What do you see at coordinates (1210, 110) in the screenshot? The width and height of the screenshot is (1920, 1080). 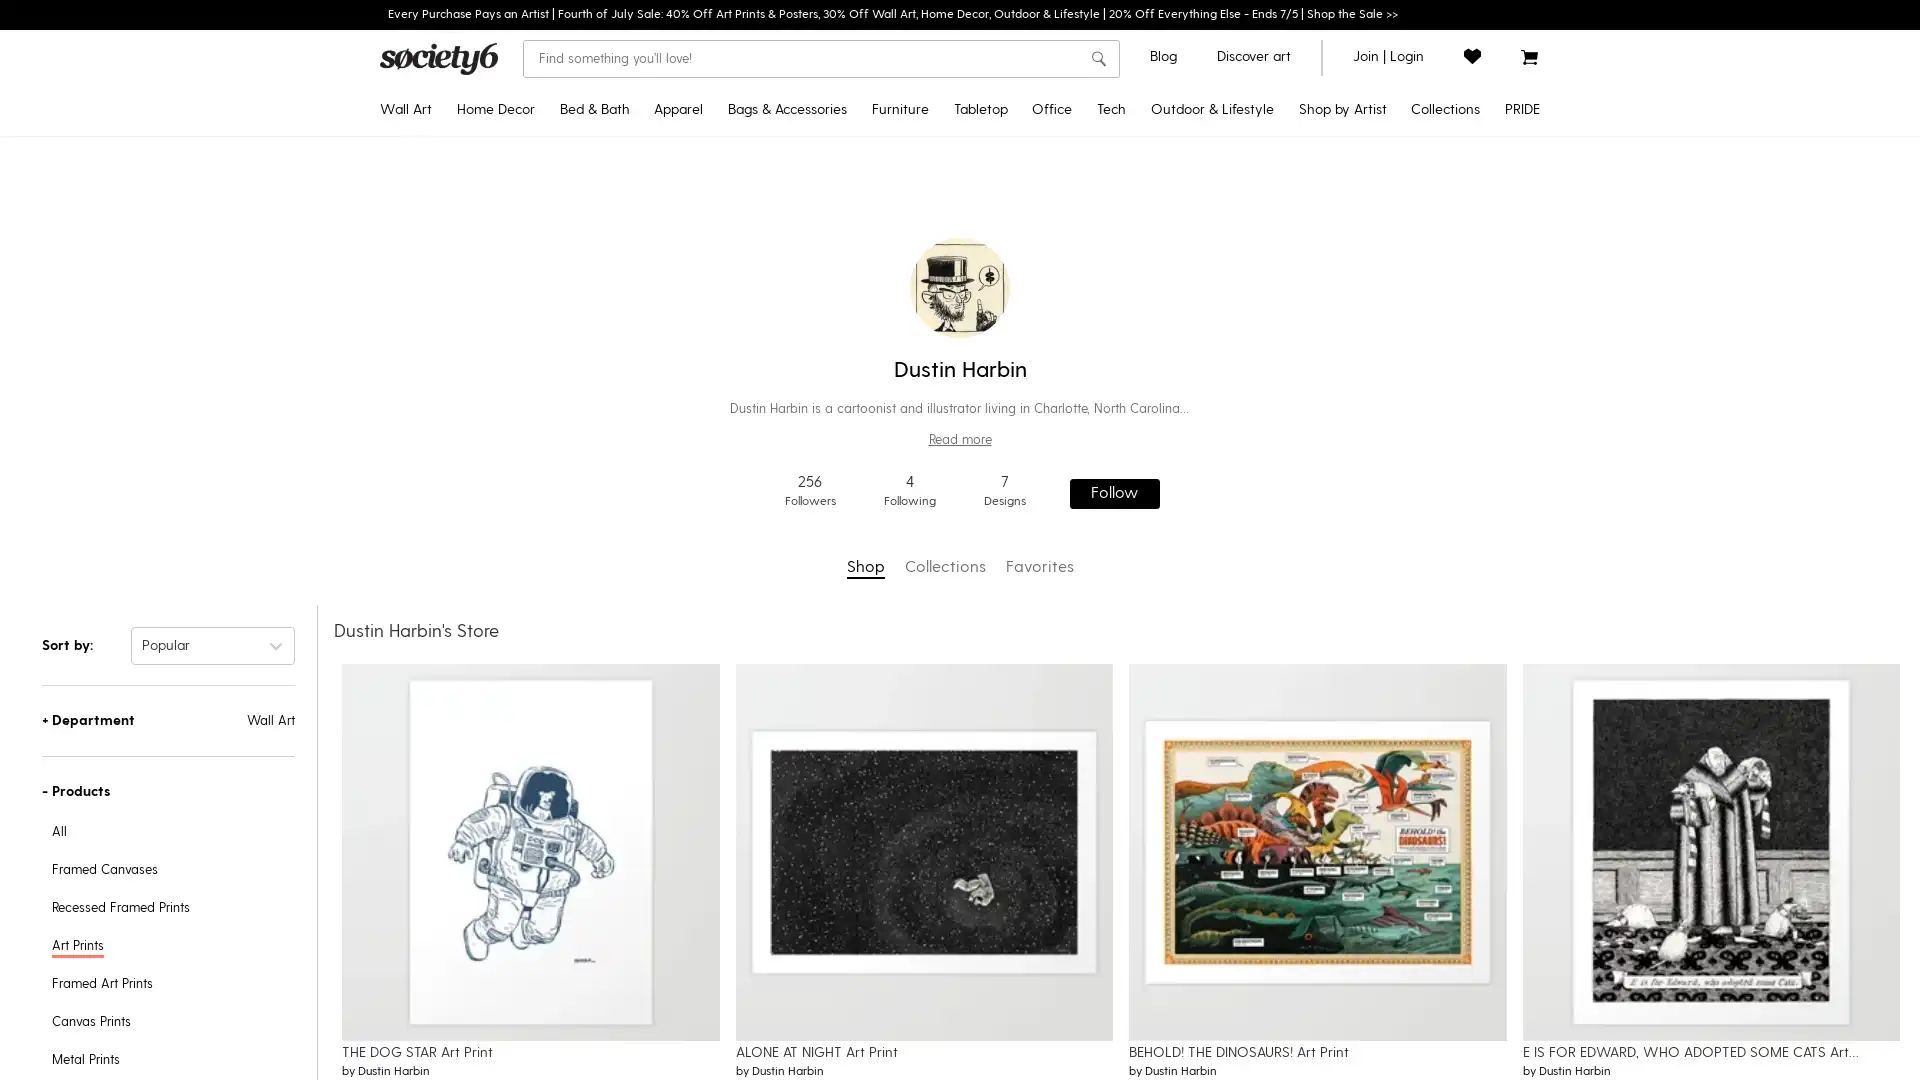 I see `Outdoor & Lifestyle` at bounding box center [1210, 110].